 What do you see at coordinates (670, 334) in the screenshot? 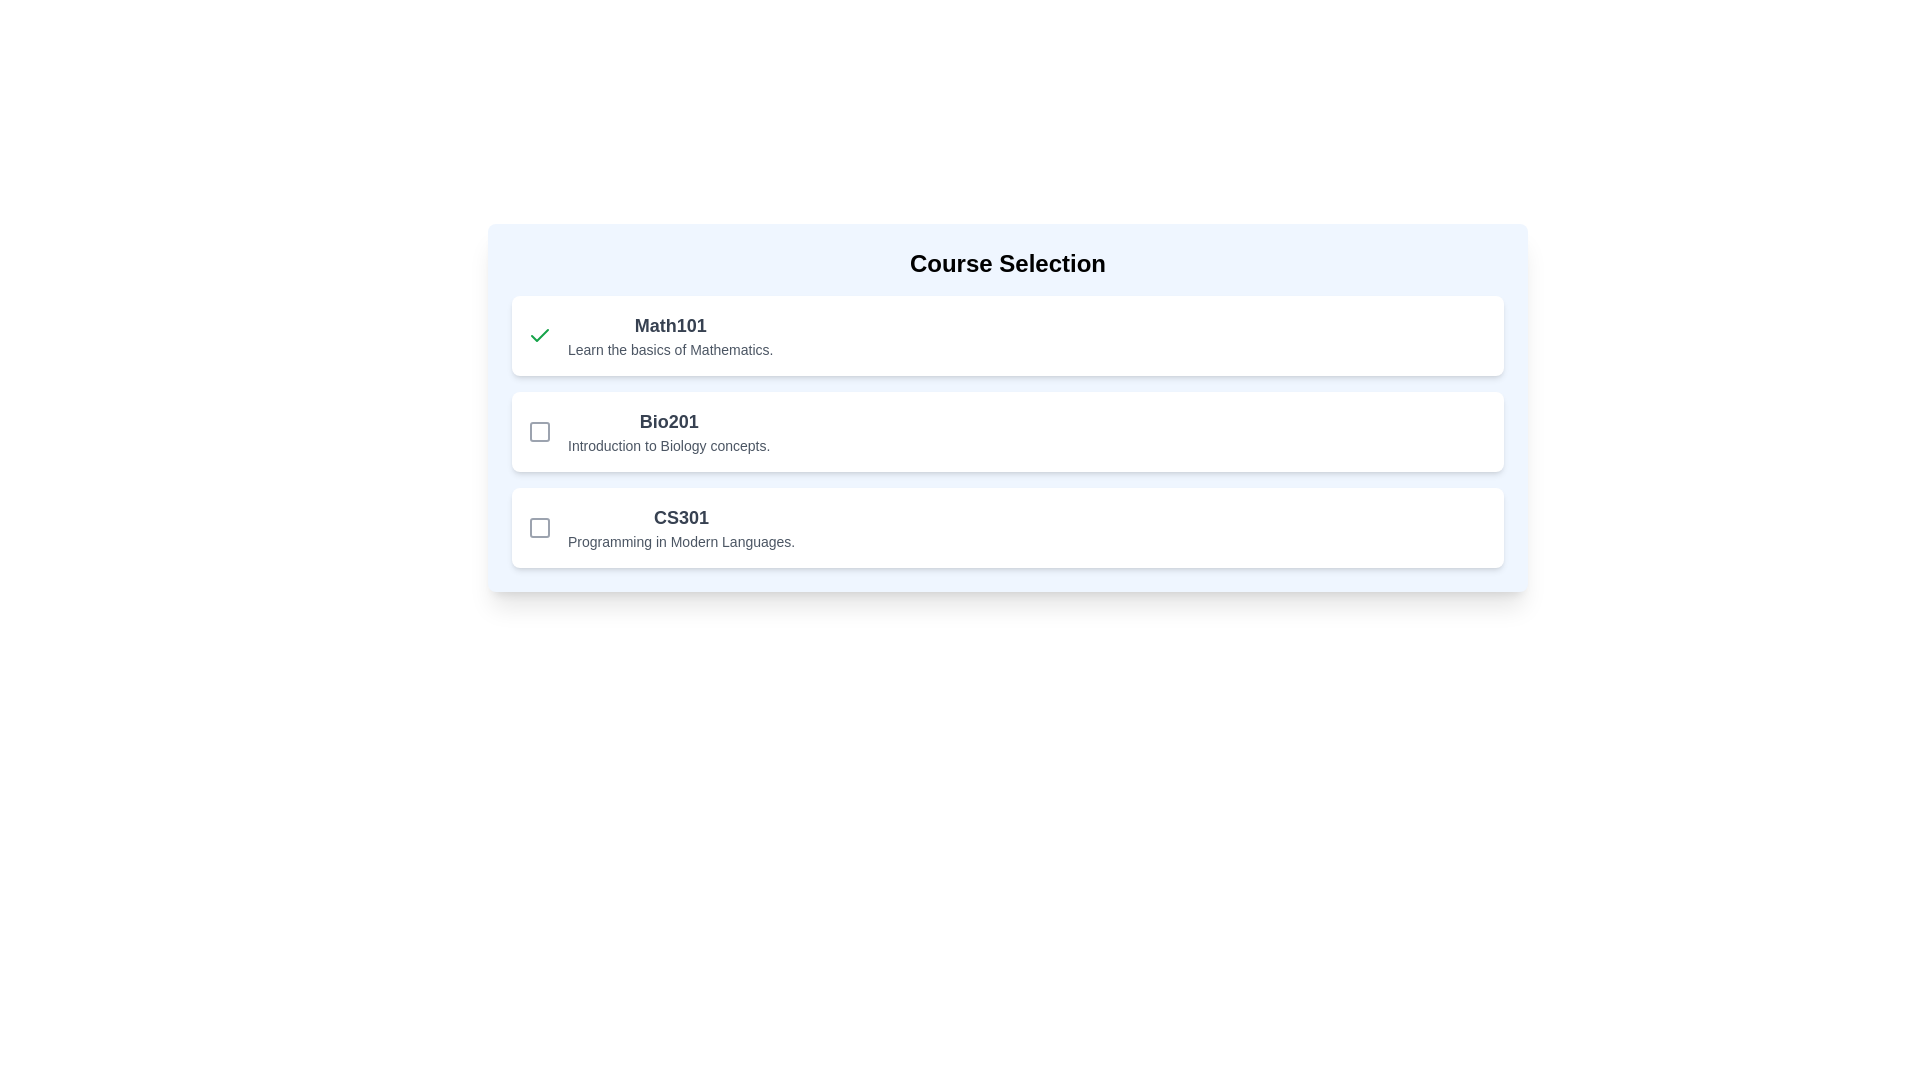
I see `text content displayed in the 'Math101' course card, which includes the bold title 'Math101' and the description 'Learn the basics of Mathematics.'` at bounding box center [670, 334].